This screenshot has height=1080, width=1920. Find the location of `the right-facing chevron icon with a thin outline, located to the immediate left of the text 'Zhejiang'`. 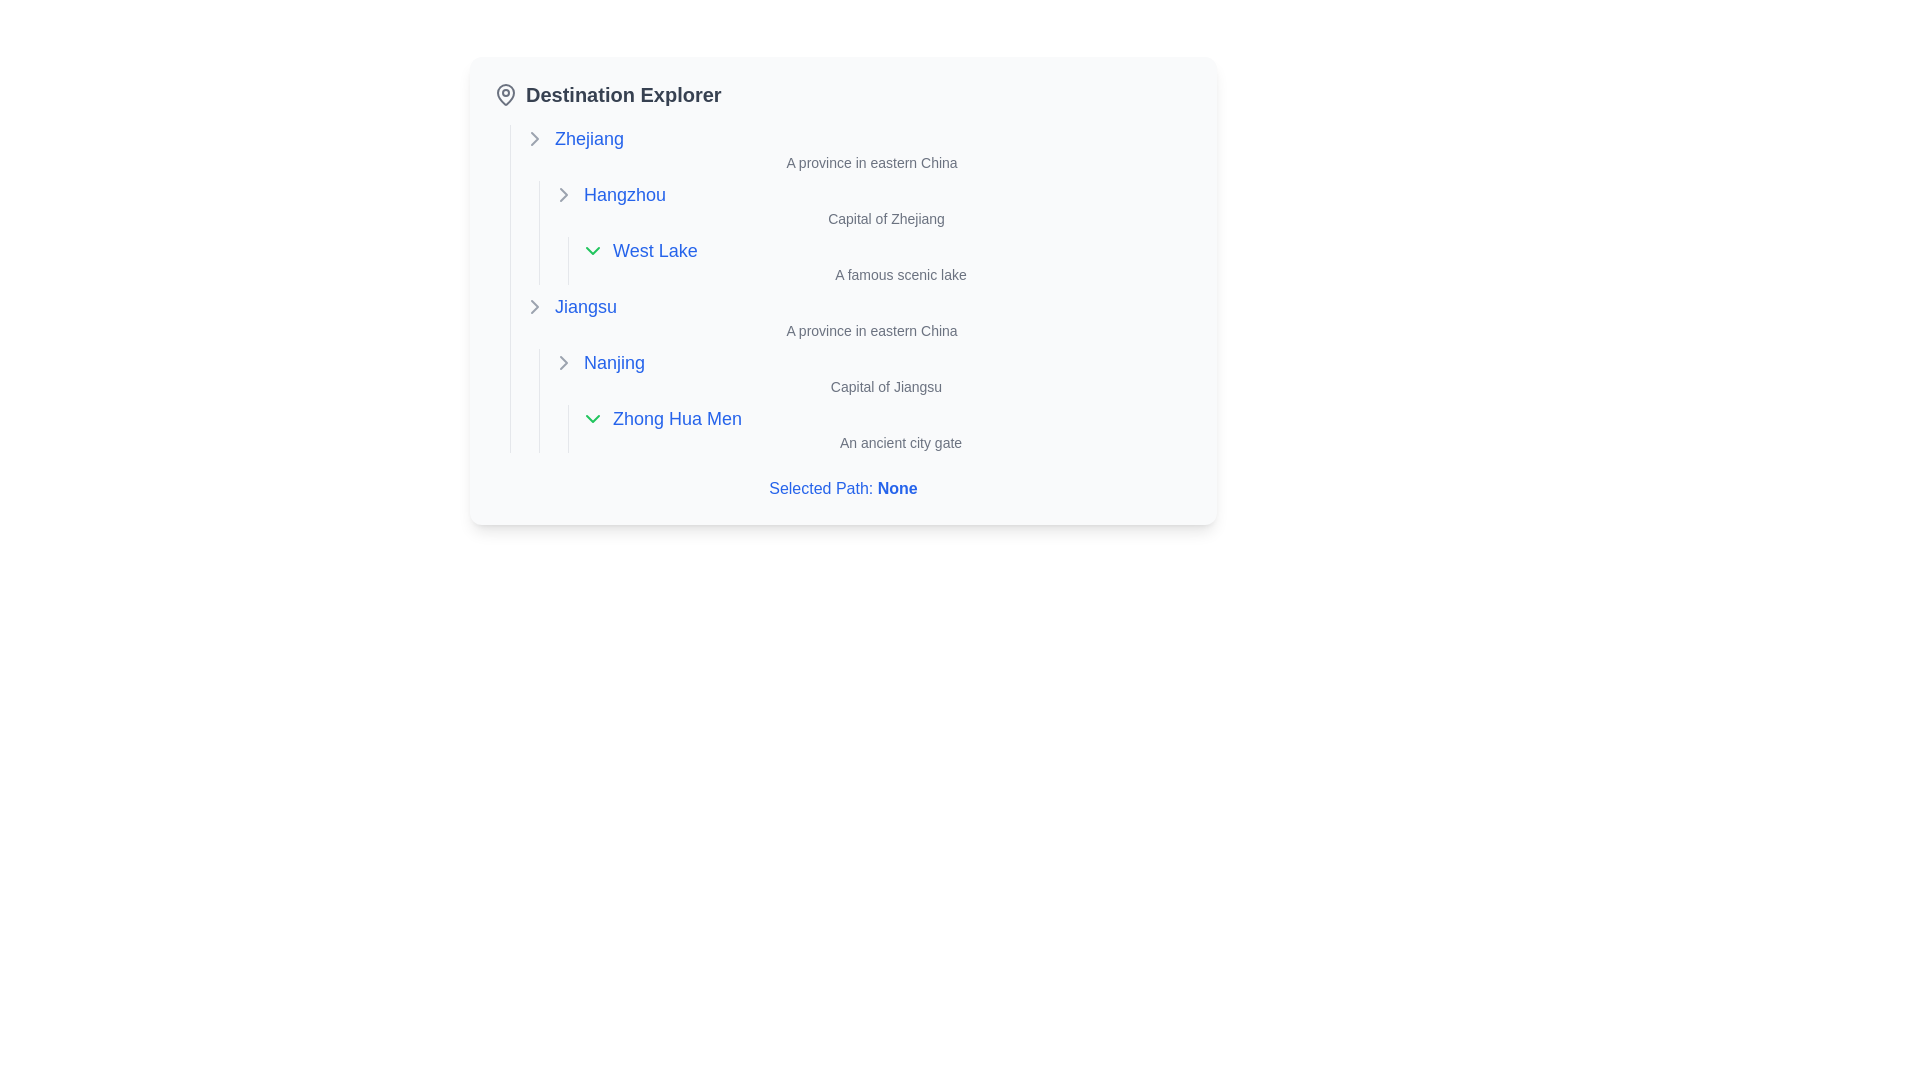

the right-facing chevron icon with a thin outline, located to the immediate left of the text 'Zhejiang' is located at coordinates (534, 137).